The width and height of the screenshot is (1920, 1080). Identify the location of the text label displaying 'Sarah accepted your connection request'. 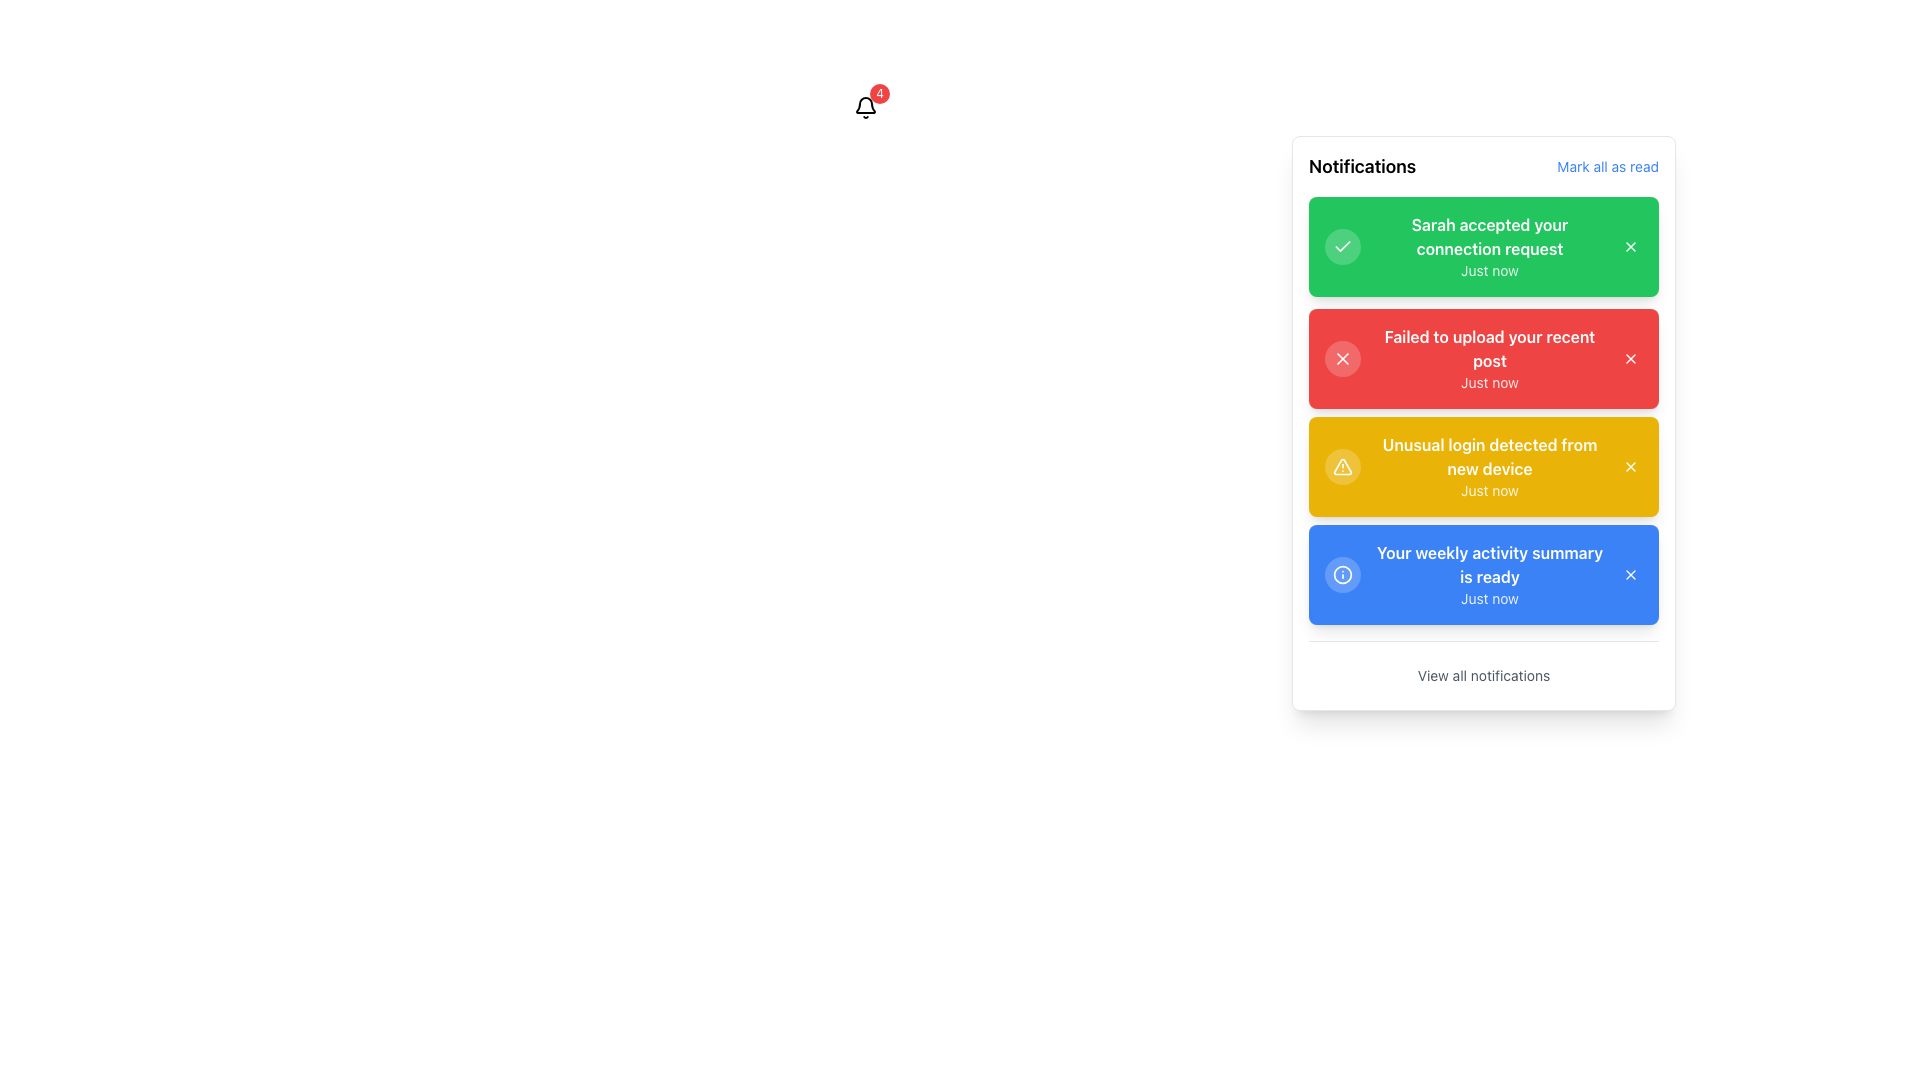
(1489, 235).